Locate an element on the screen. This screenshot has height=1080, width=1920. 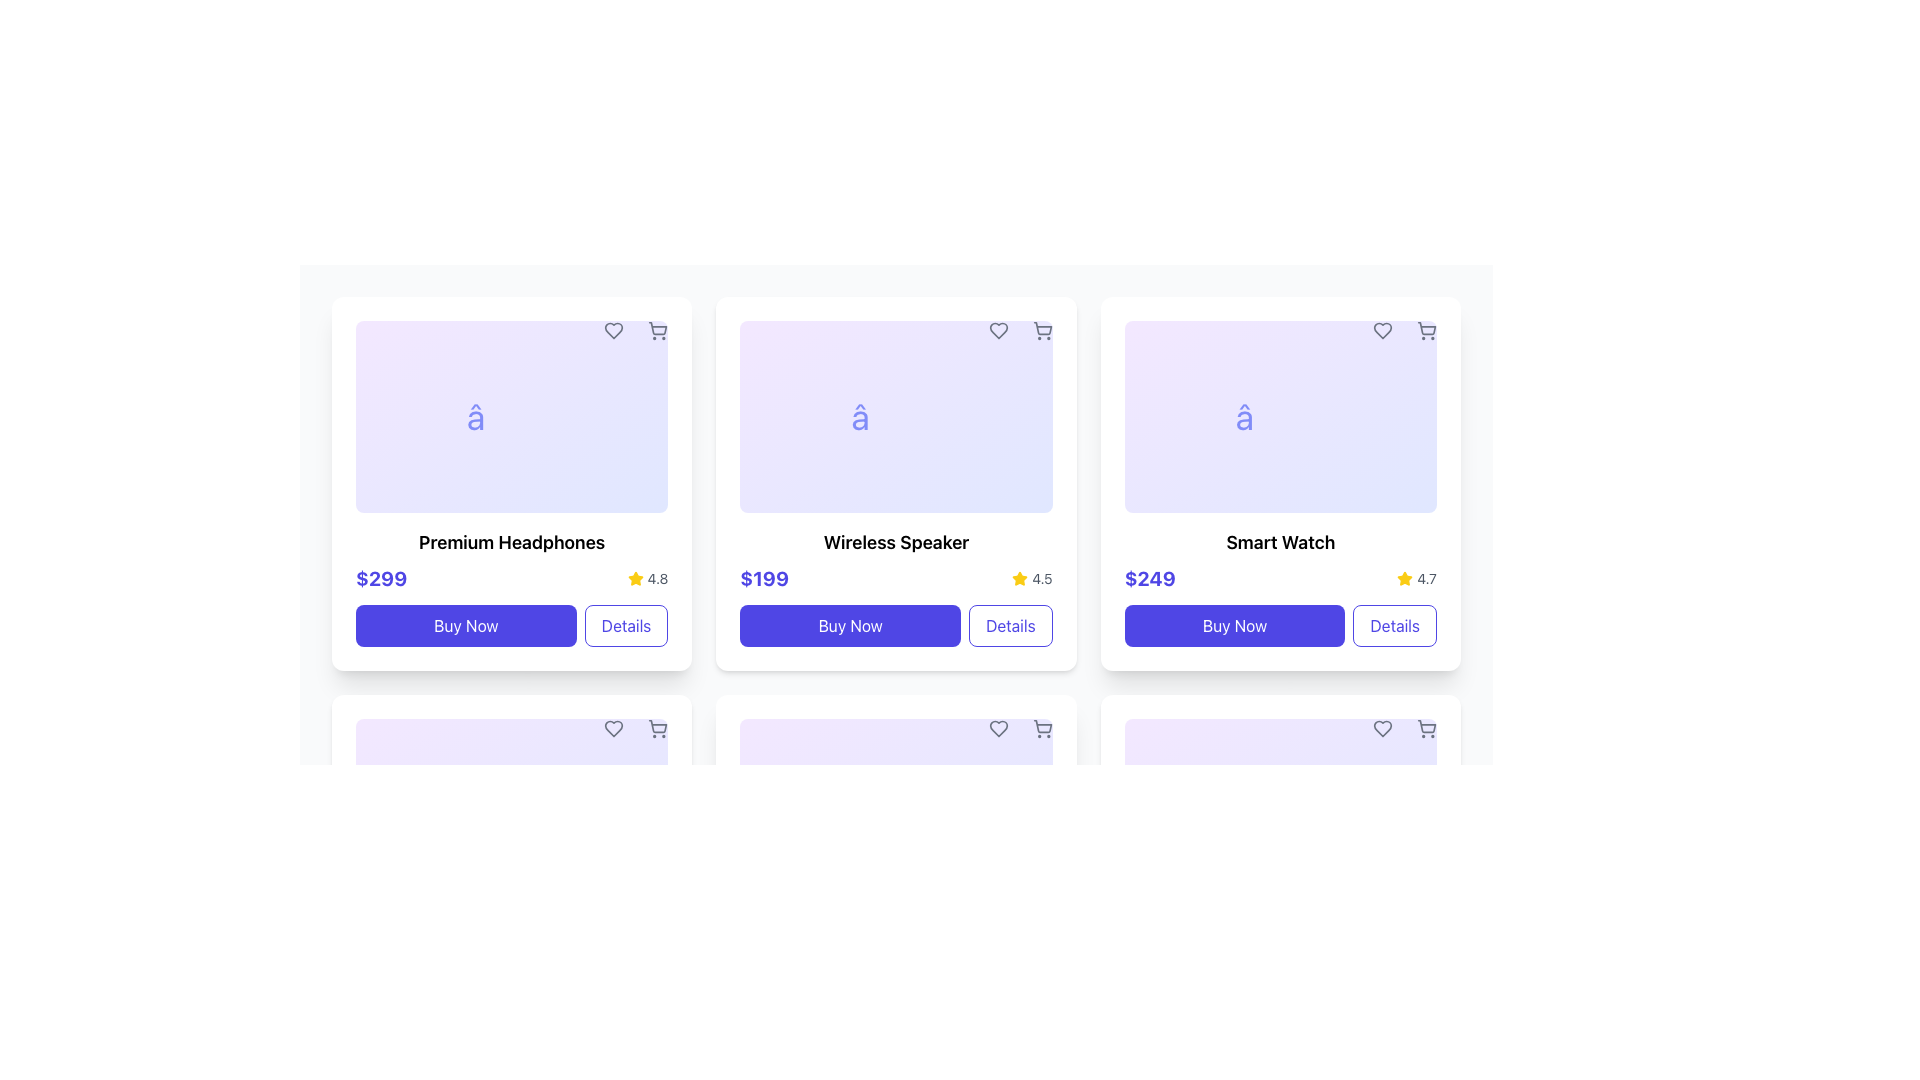
the shopping cart icon located in the top-right corner of the 'Wireless Speaker' product card is located at coordinates (1041, 726).